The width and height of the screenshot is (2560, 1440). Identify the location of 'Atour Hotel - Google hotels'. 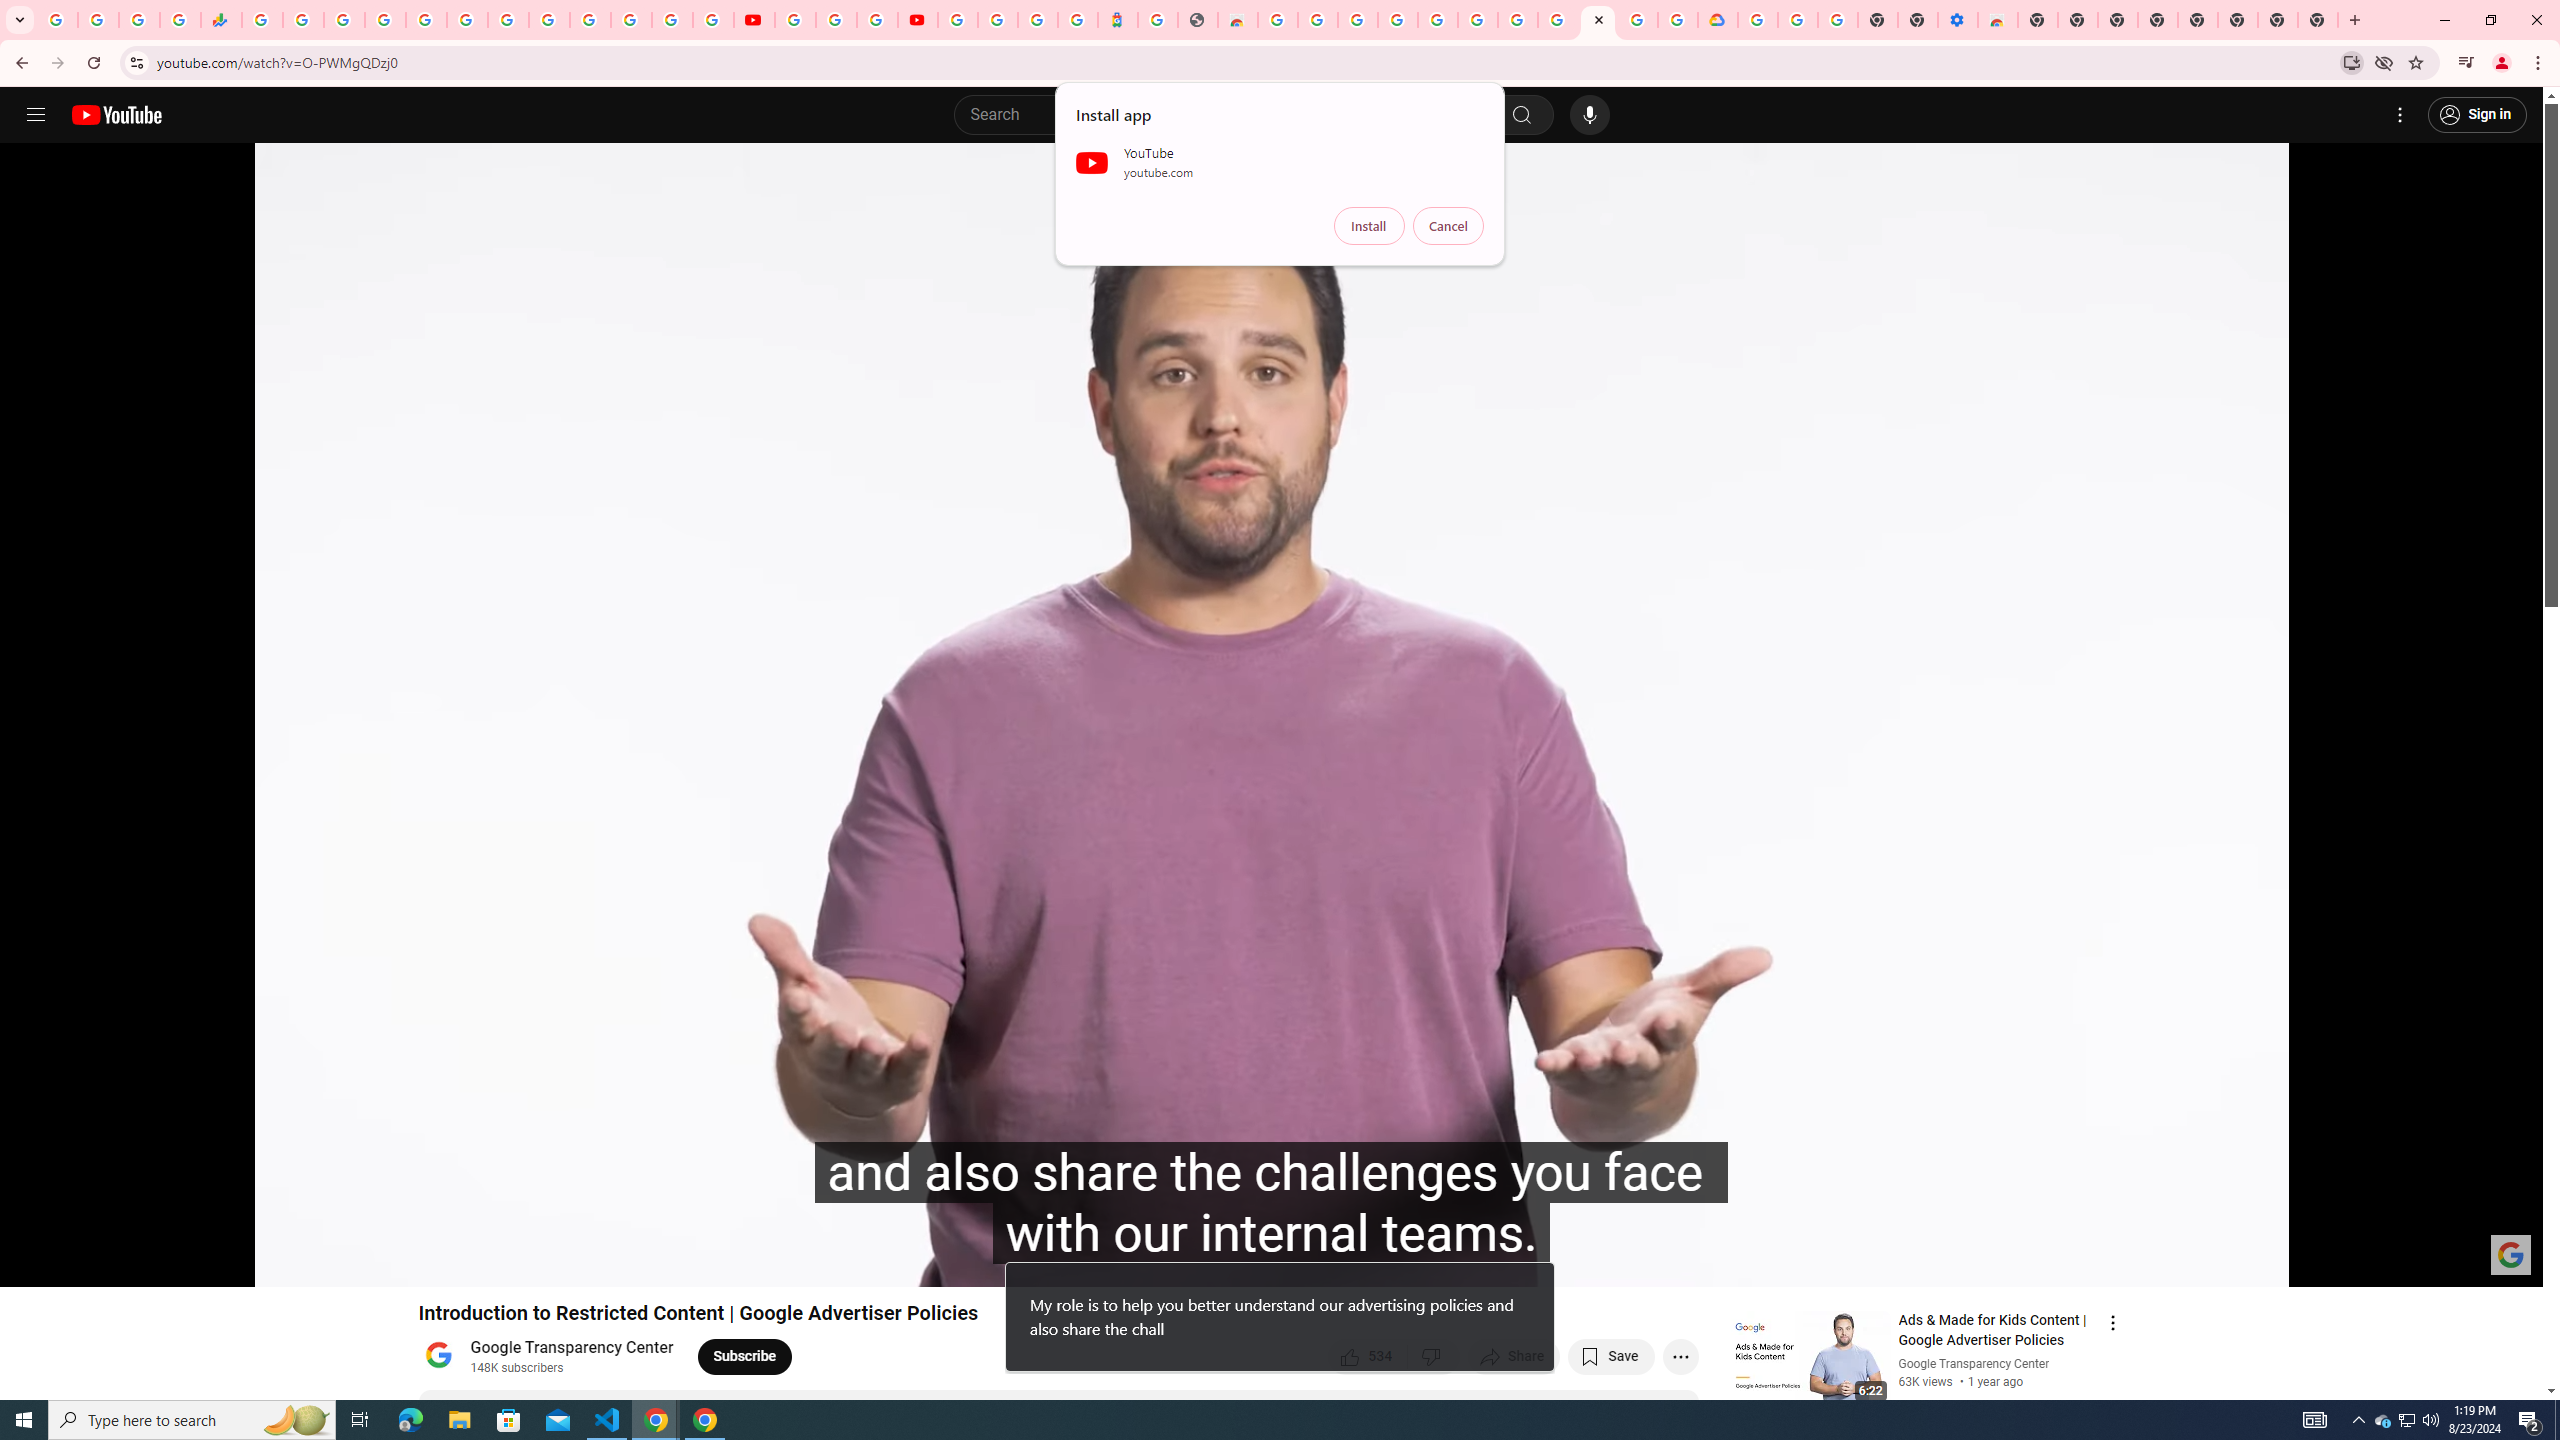
(1116, 19).